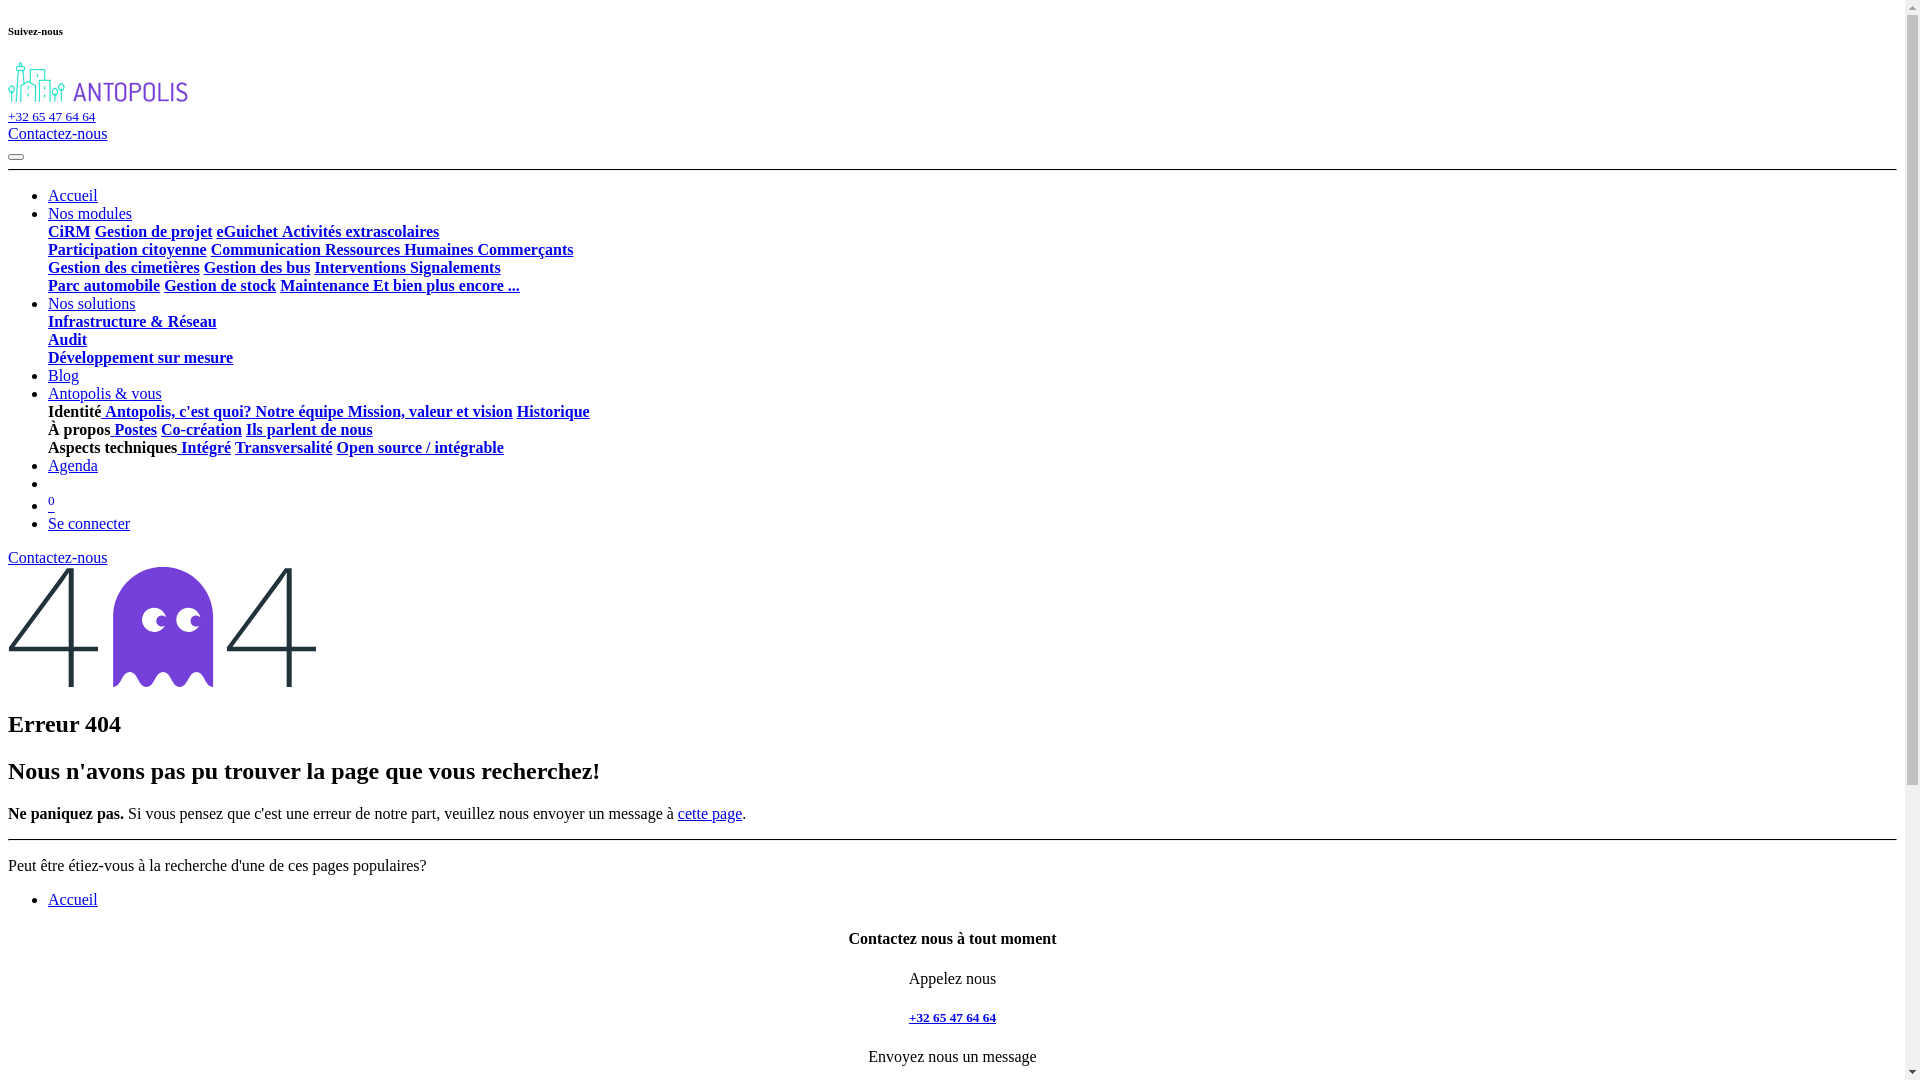  Describe the element at coordinates (48, 465) in the screenshot. I see `'Agenda'` at that location.